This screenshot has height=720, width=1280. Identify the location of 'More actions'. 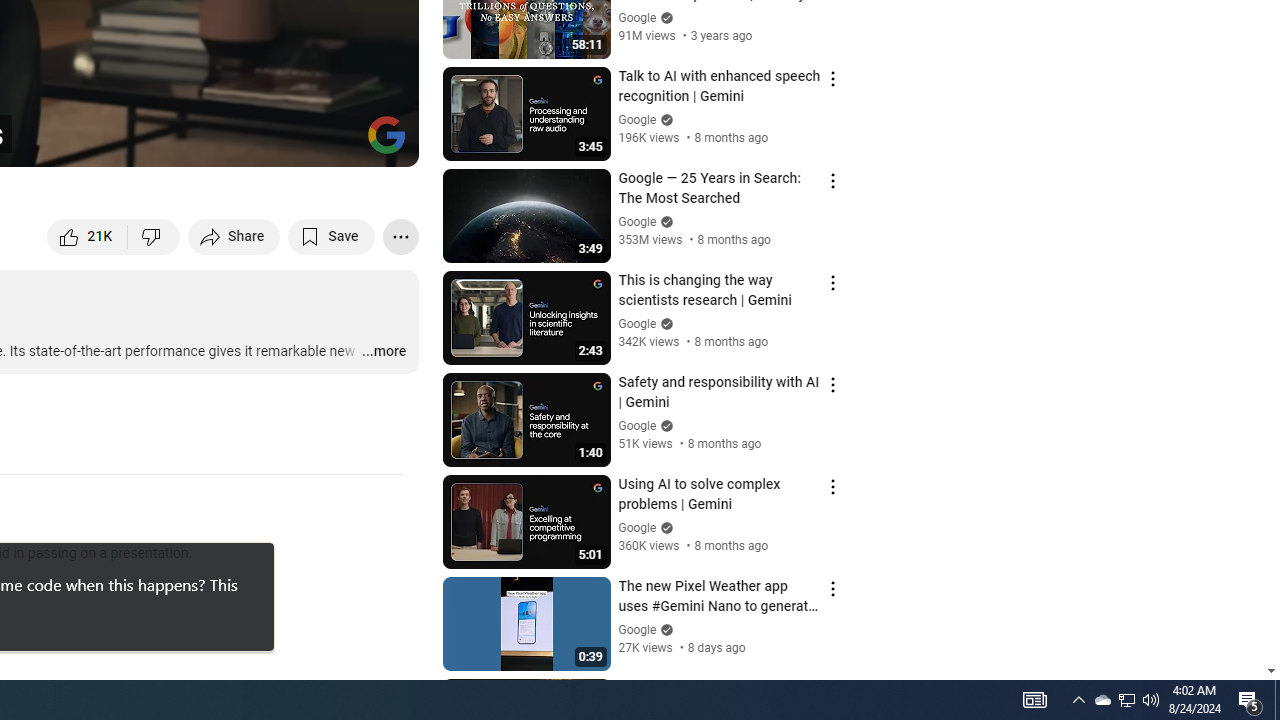
(400, 235).